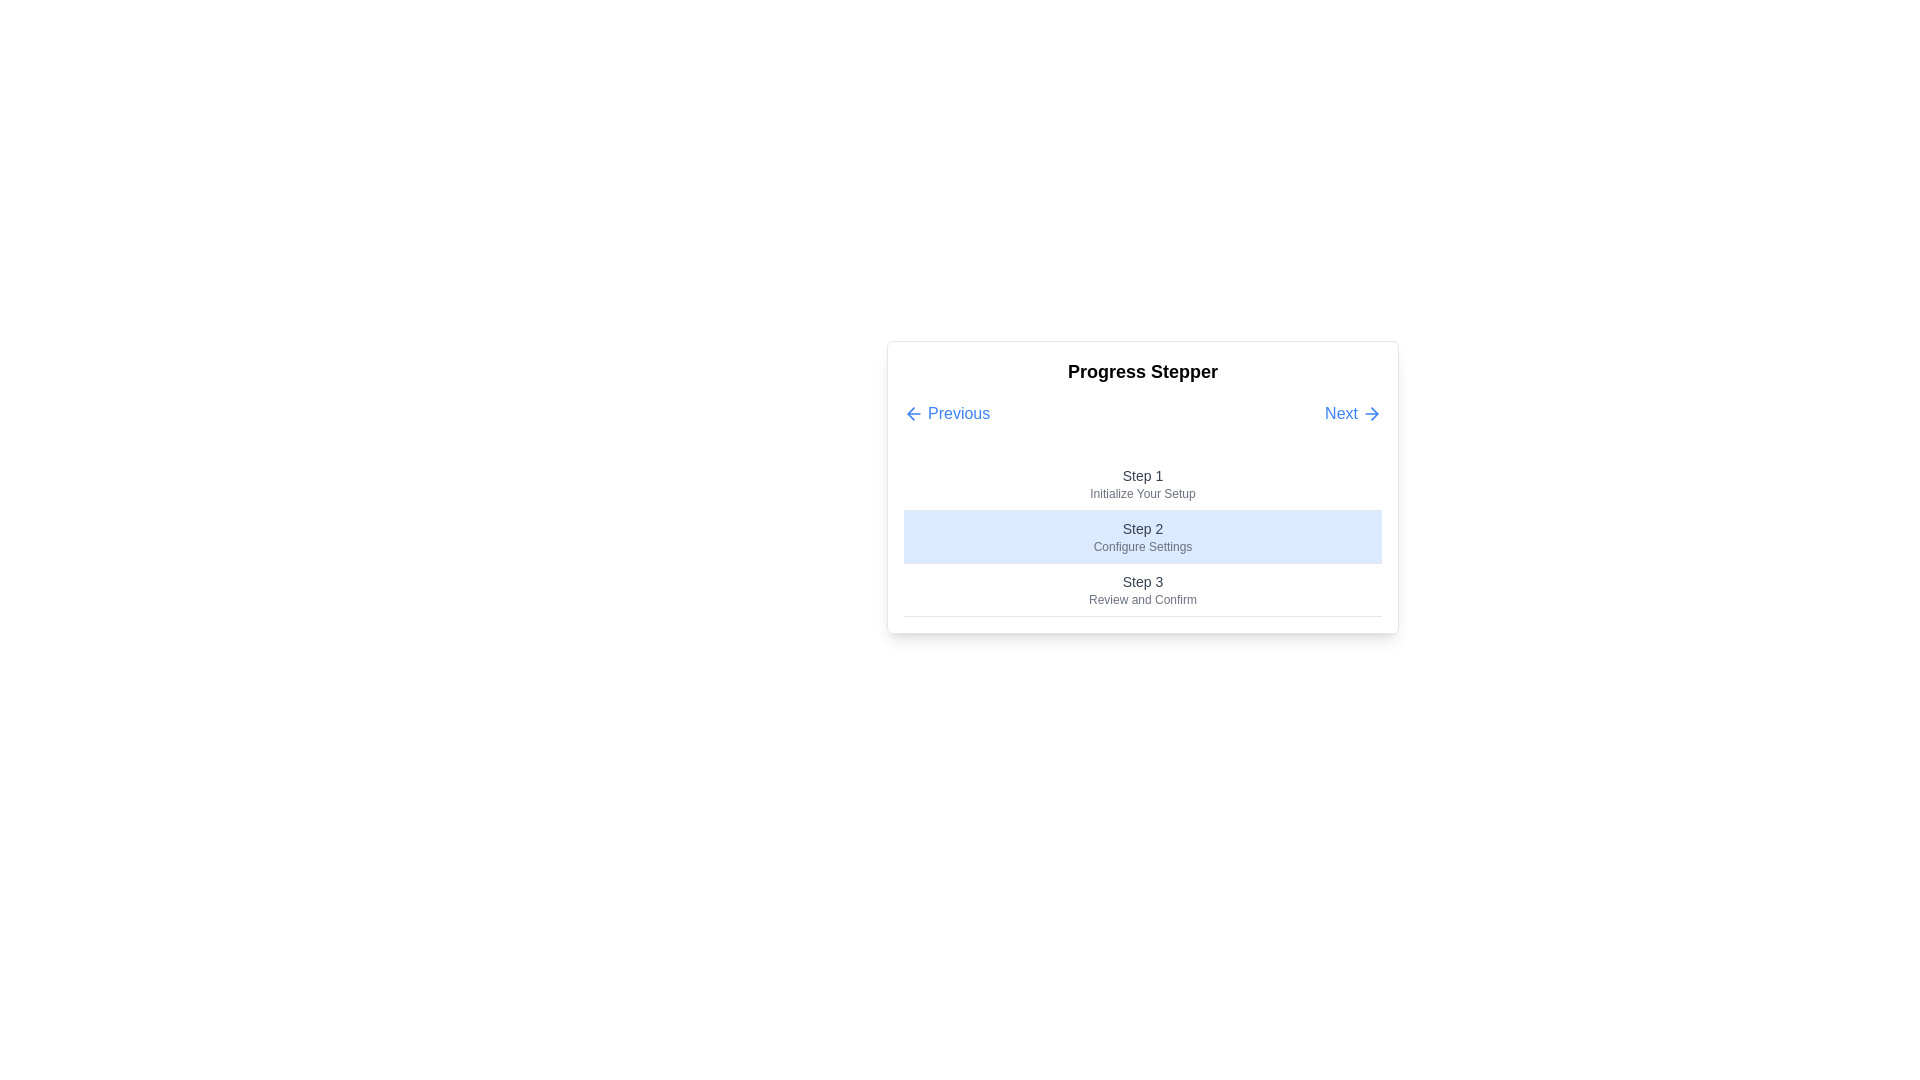 The width and height of the screenshot is (1920, 1080). What do you see at coordinates (1142, 582) in the screenshot?
I see `the static text label displaying 'Step 3' in gray, part of the progress stepper interface` at bounding box center [1142, 582].